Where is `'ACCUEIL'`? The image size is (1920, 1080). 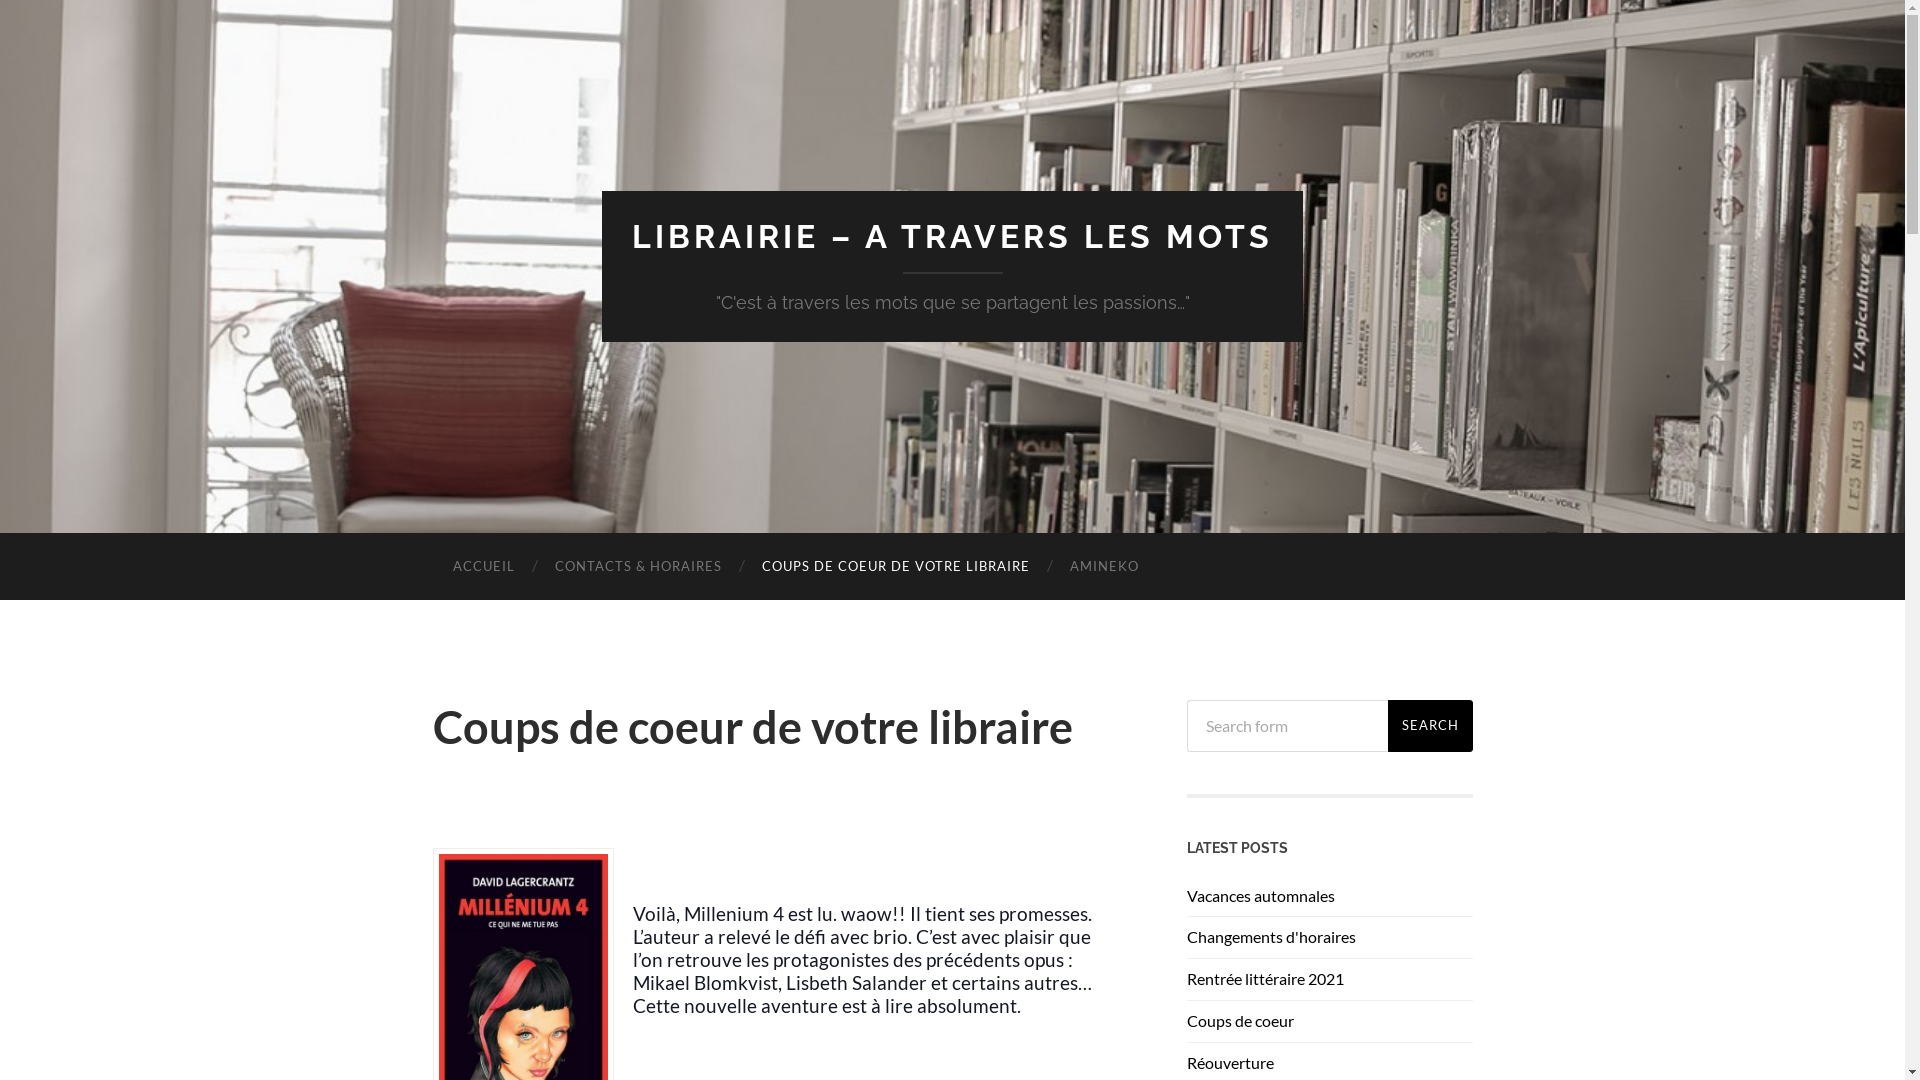 'ACCUEIL' is located at coordinates (483, 565).